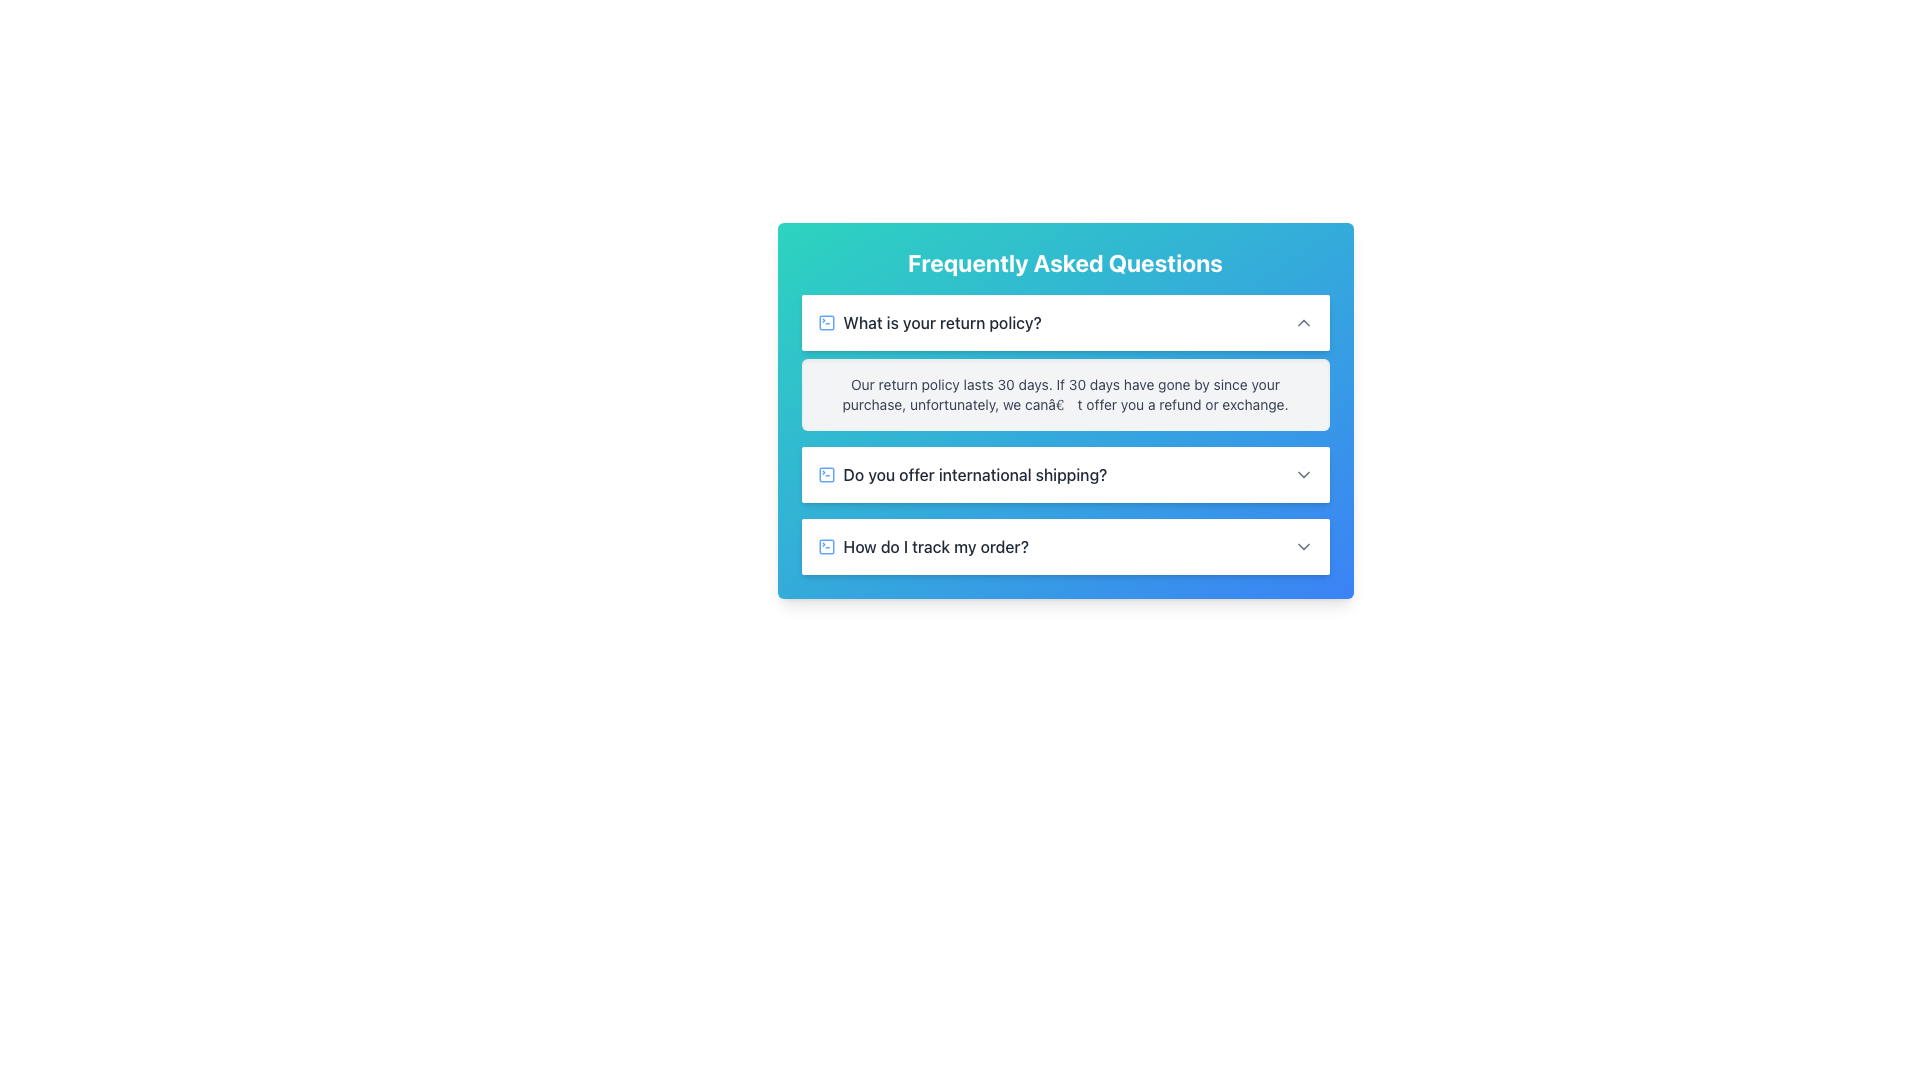 The width and height of the screenshot is (1920, 1080). I want to click on the third Expandable FAQ item labeled 'How do I track my order?', so click(1064, 547).